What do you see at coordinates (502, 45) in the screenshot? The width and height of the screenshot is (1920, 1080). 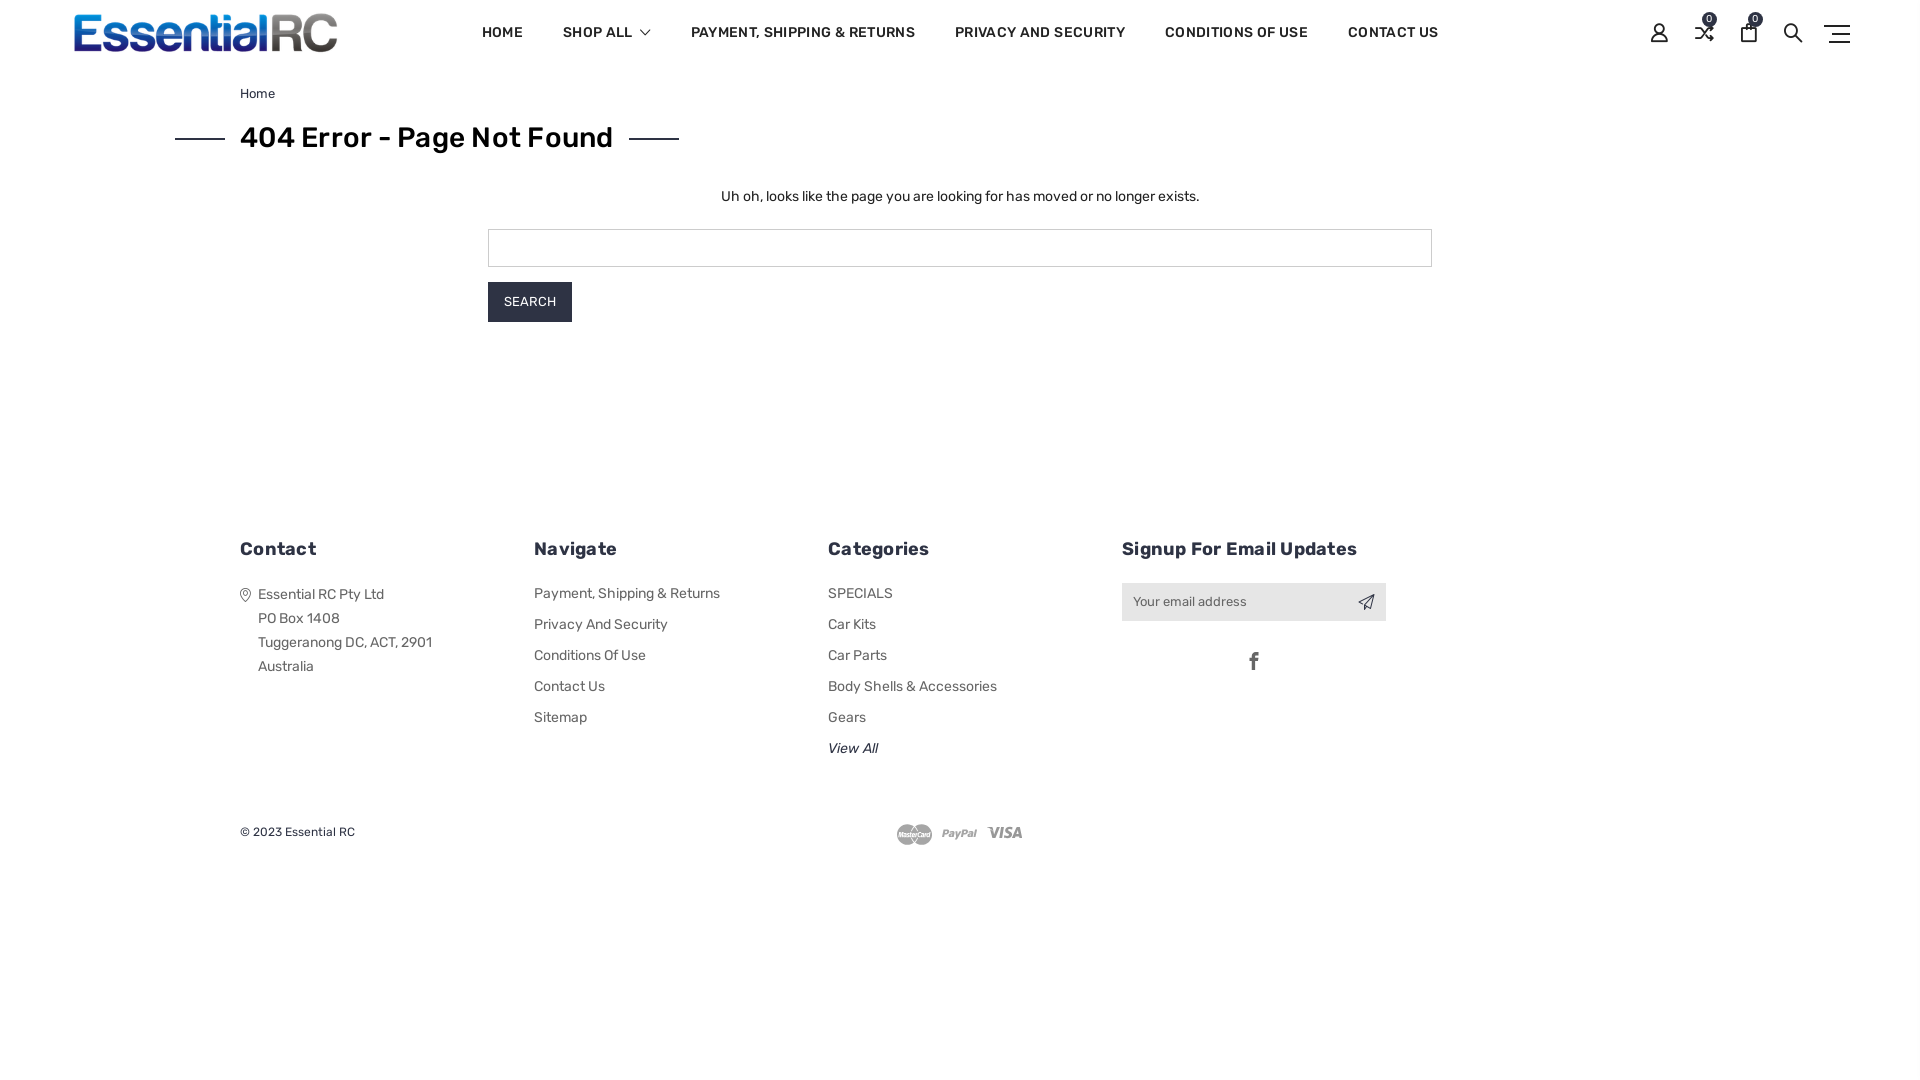 I see `'HOME'` at bounding box center [502, 45].